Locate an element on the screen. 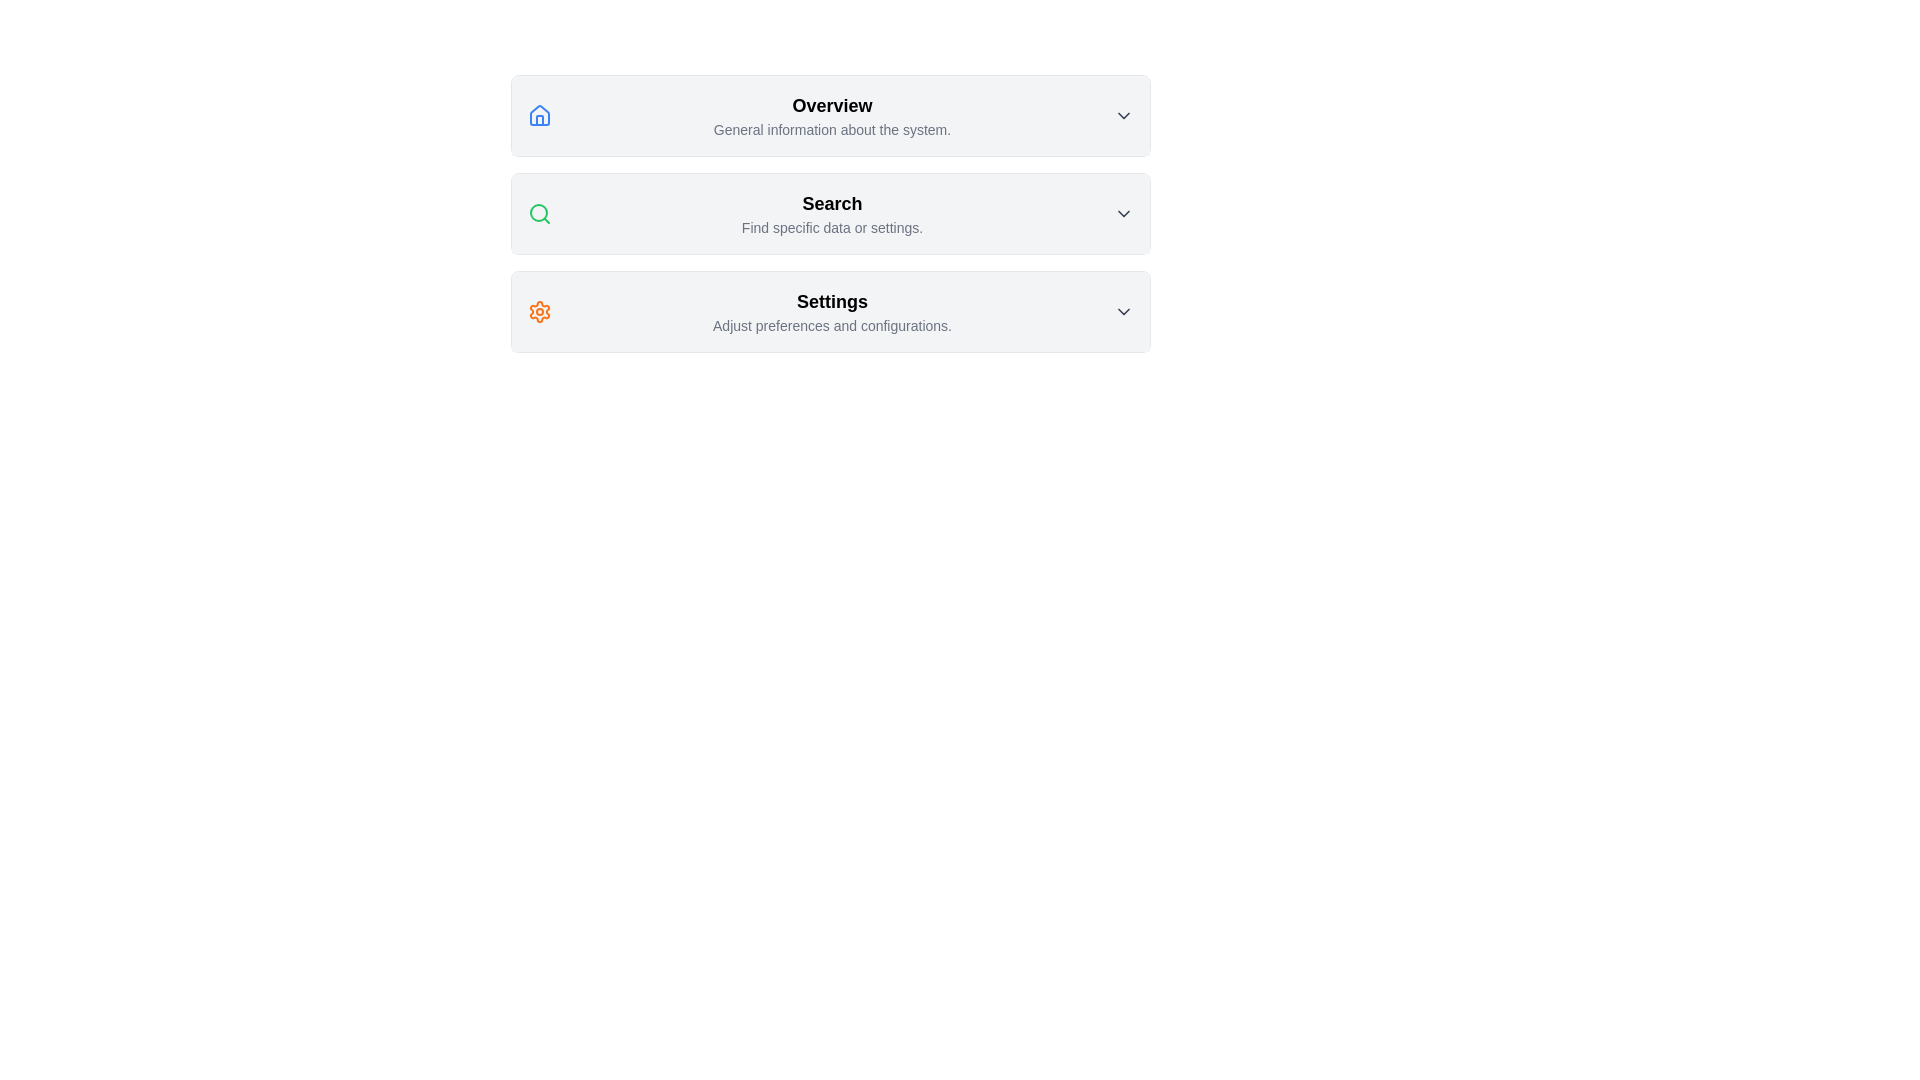 The height and width of the screenshot is (1080, 1920). the 'Search' label element, which is displayed in bold, black font and is centrally located in the second section of a three-element list is located at coordinates (832, 204).